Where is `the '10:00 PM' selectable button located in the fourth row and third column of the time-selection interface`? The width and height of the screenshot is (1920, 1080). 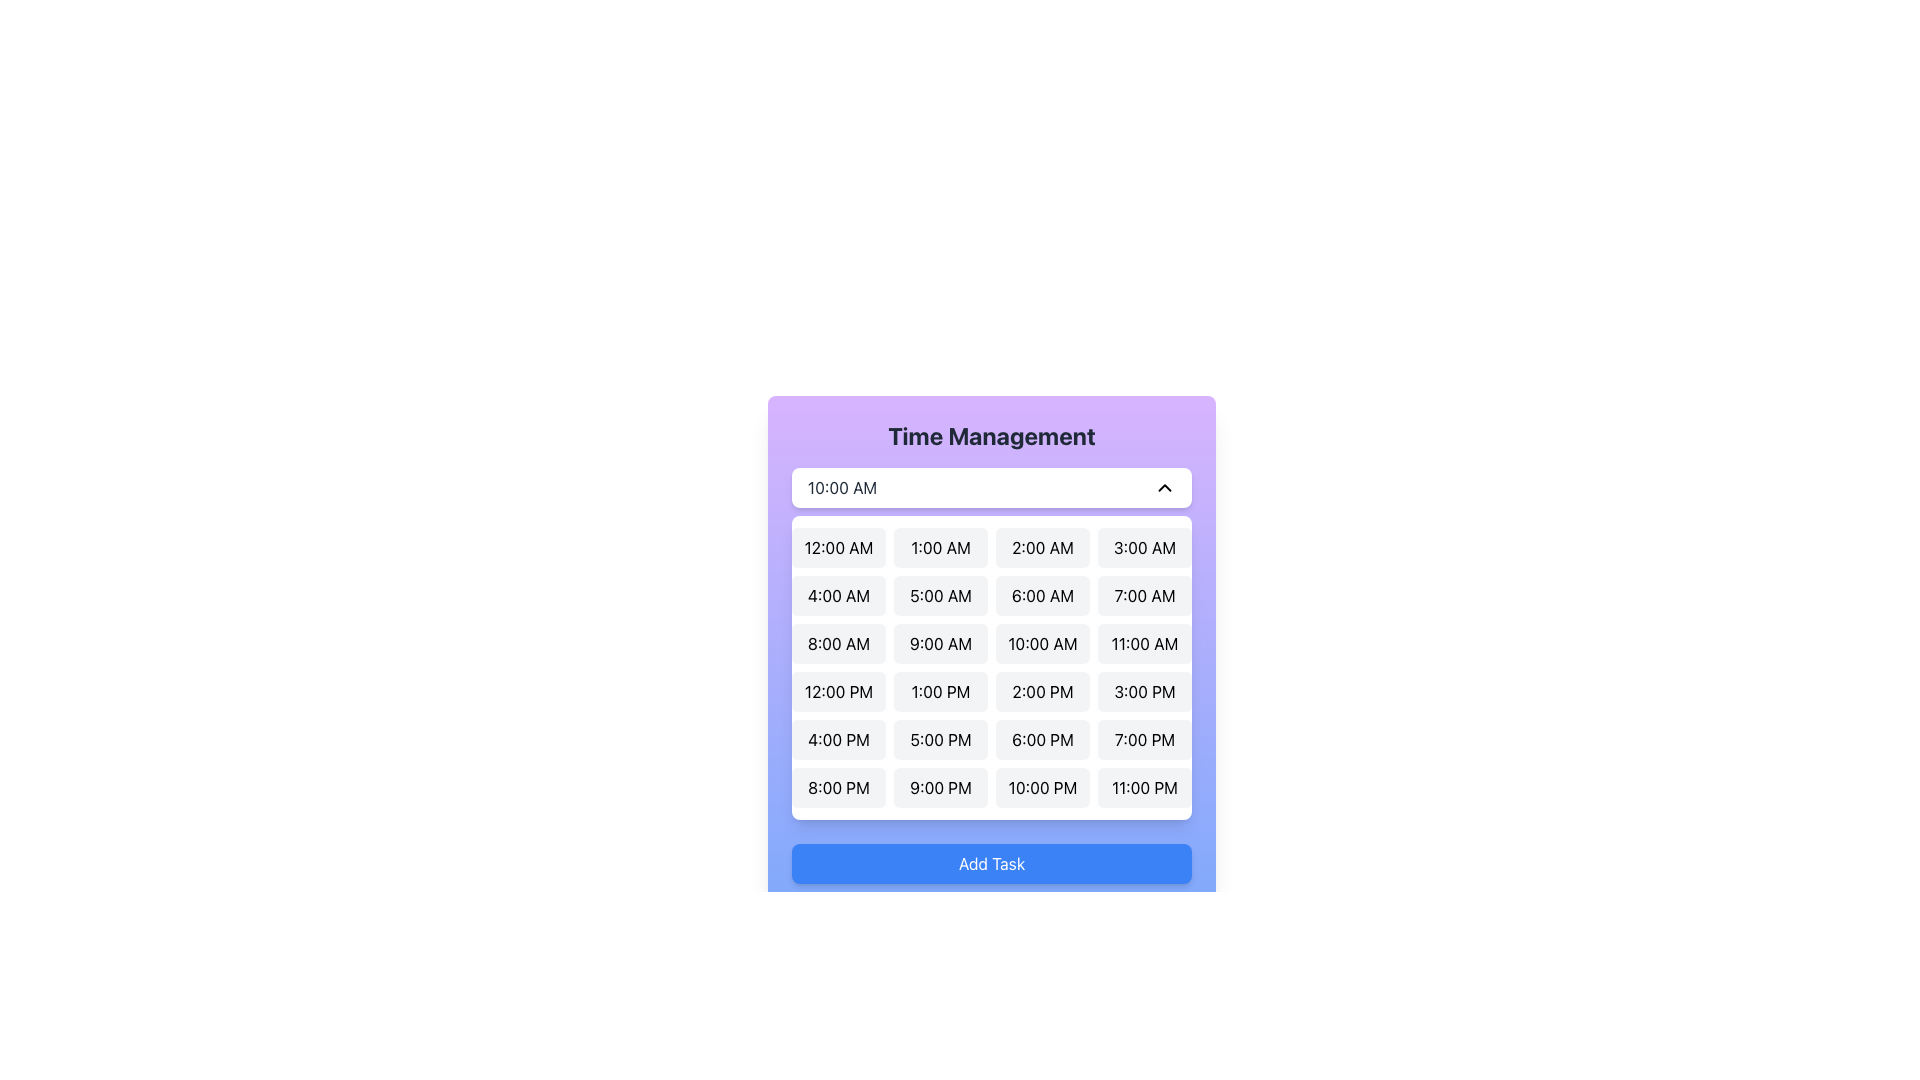 the '10:00 PM' selectable button located in the fourth row and third column of the time-selection interface is located at coordinates (1041, 786).